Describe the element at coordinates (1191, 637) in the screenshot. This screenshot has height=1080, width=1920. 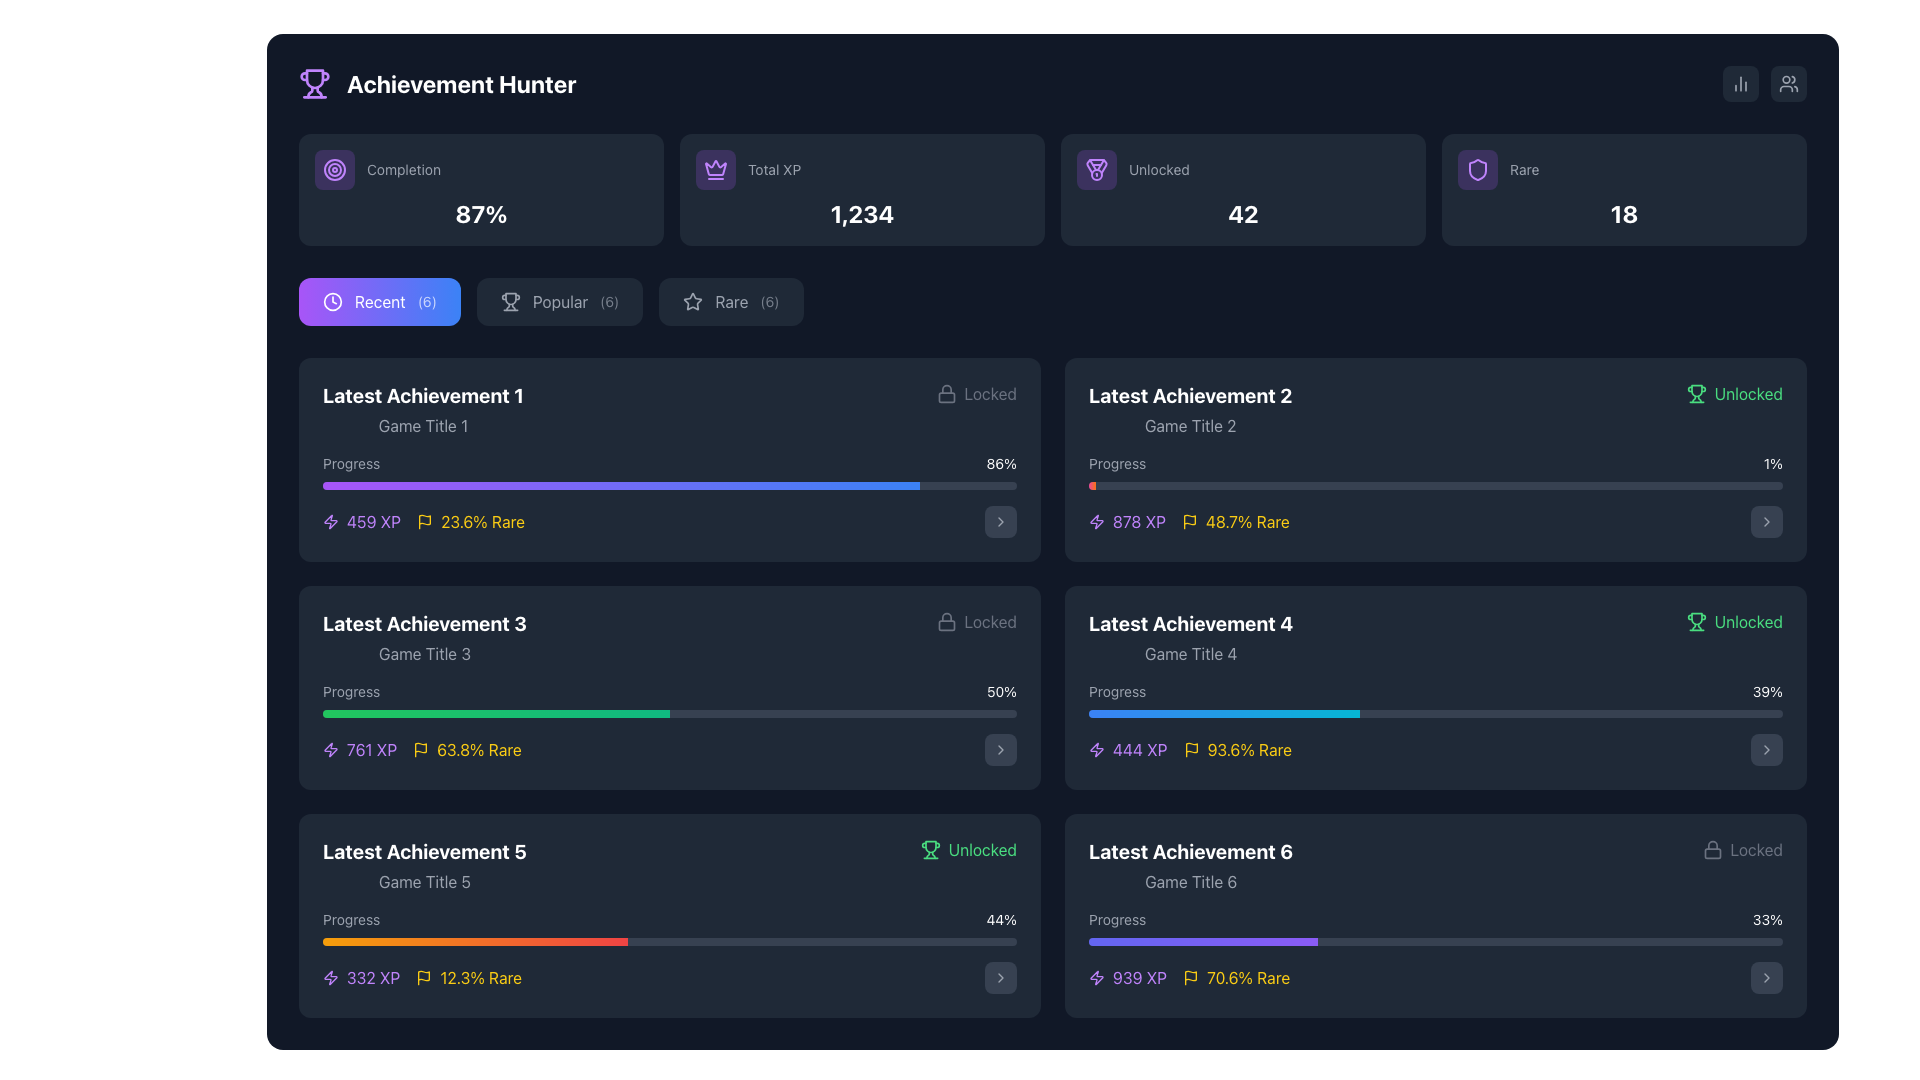
I see `the text-label element displaying 'Latest Achievement 4' and 'Game Title 4'` at that location.